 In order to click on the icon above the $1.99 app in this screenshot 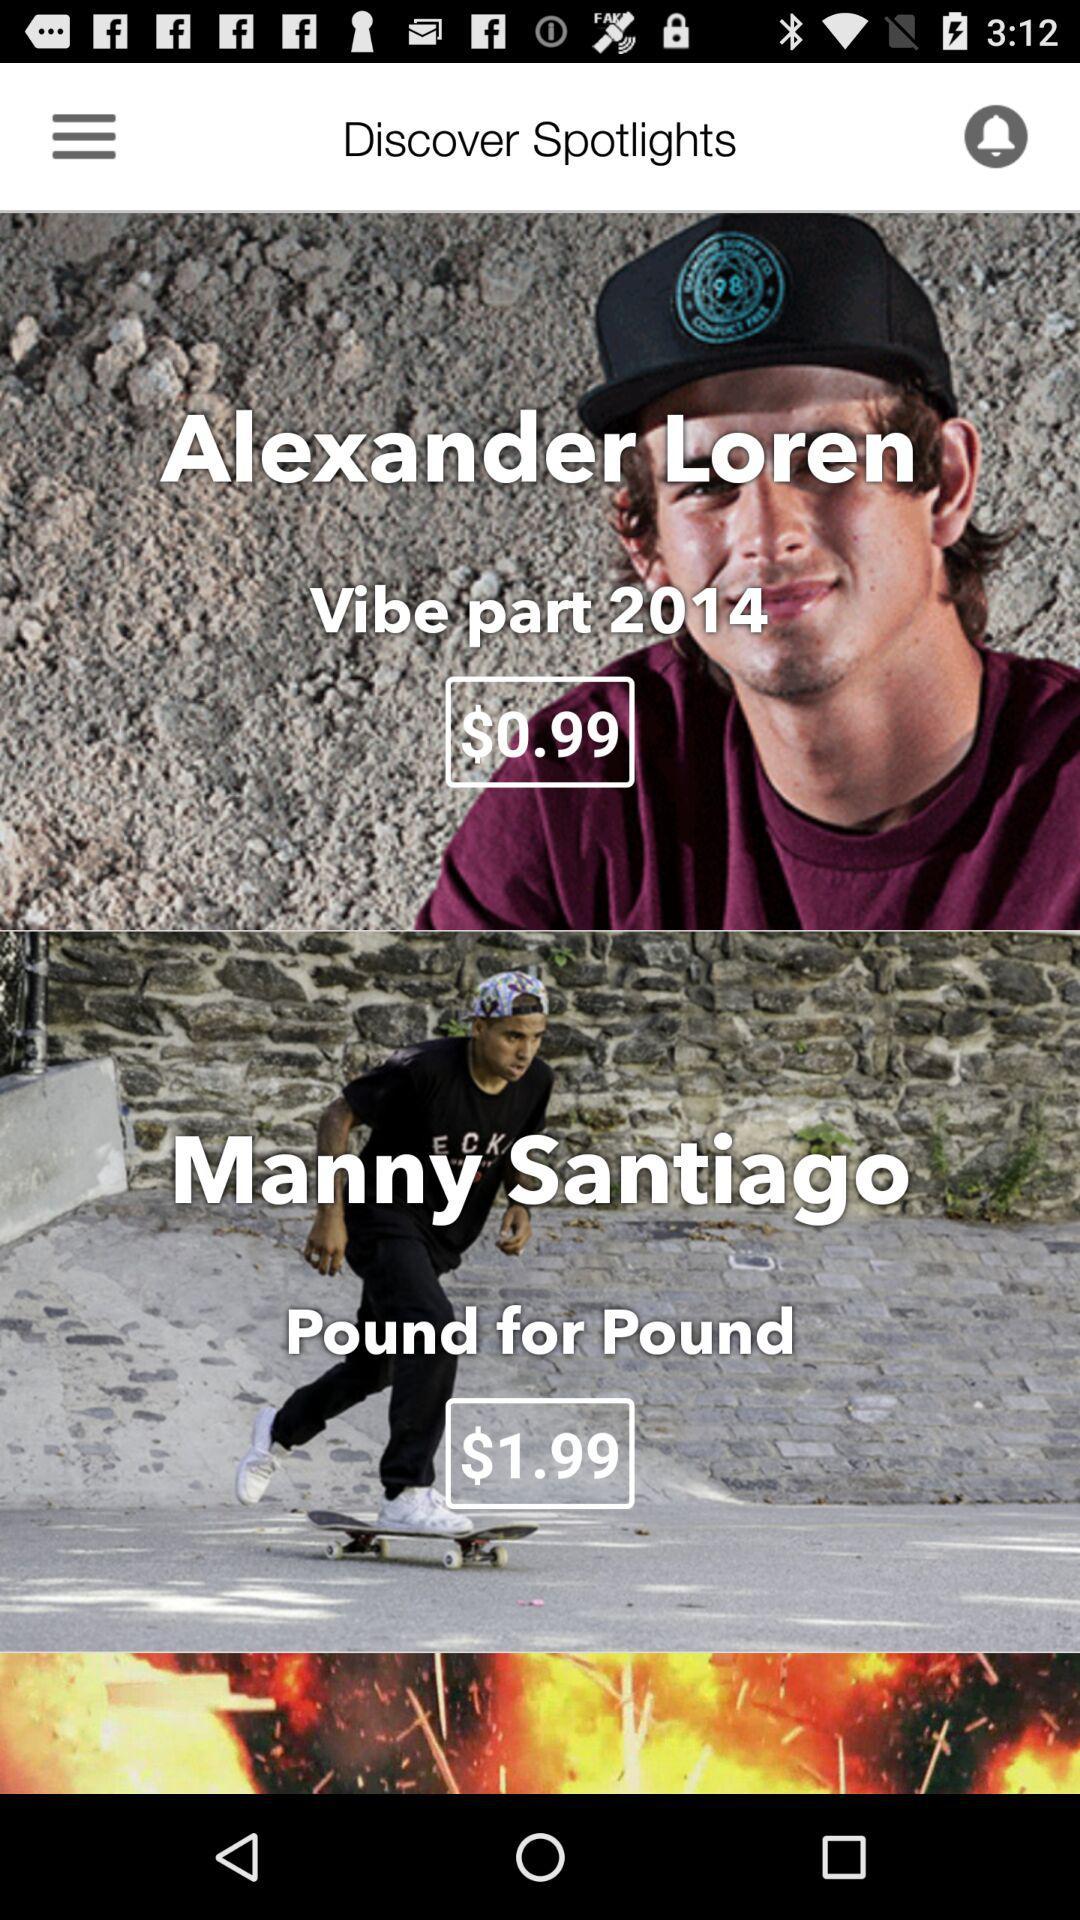, I will do `click(540, 1330)`.